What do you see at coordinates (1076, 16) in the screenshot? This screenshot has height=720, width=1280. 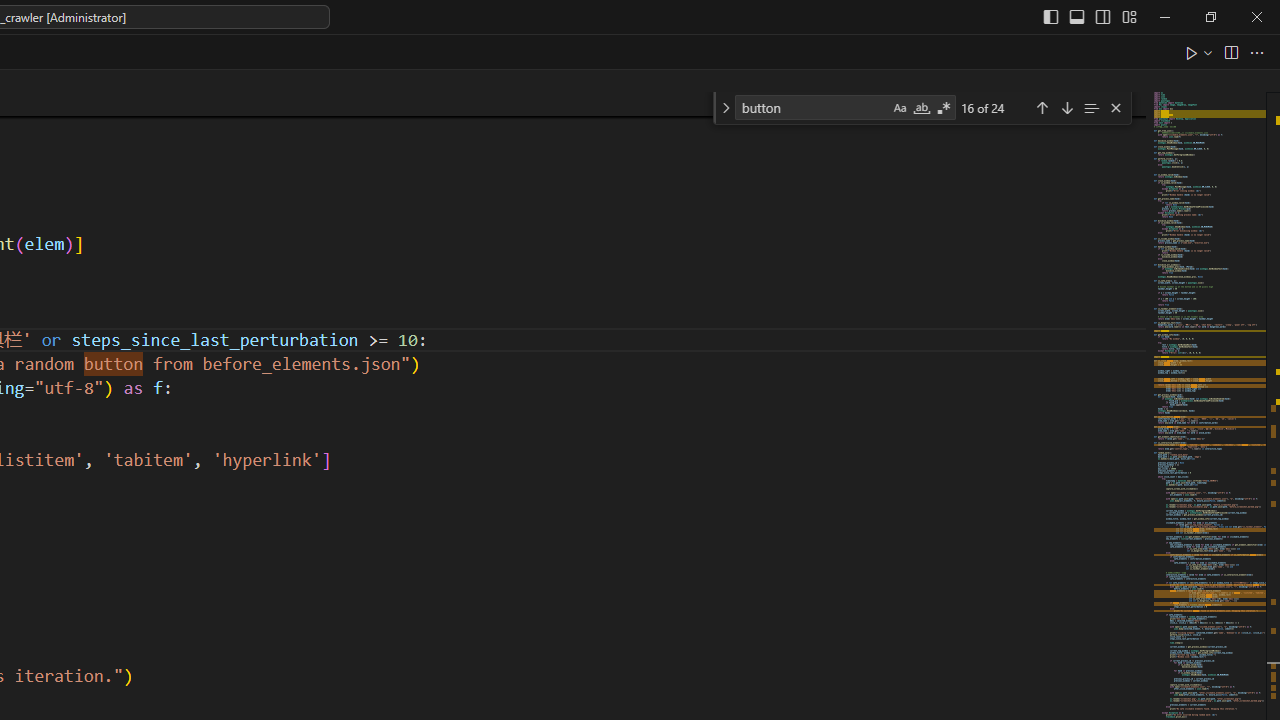 I see `'Toggle Panel (Ctrl+J)'` at bounding box center [1076, 16].